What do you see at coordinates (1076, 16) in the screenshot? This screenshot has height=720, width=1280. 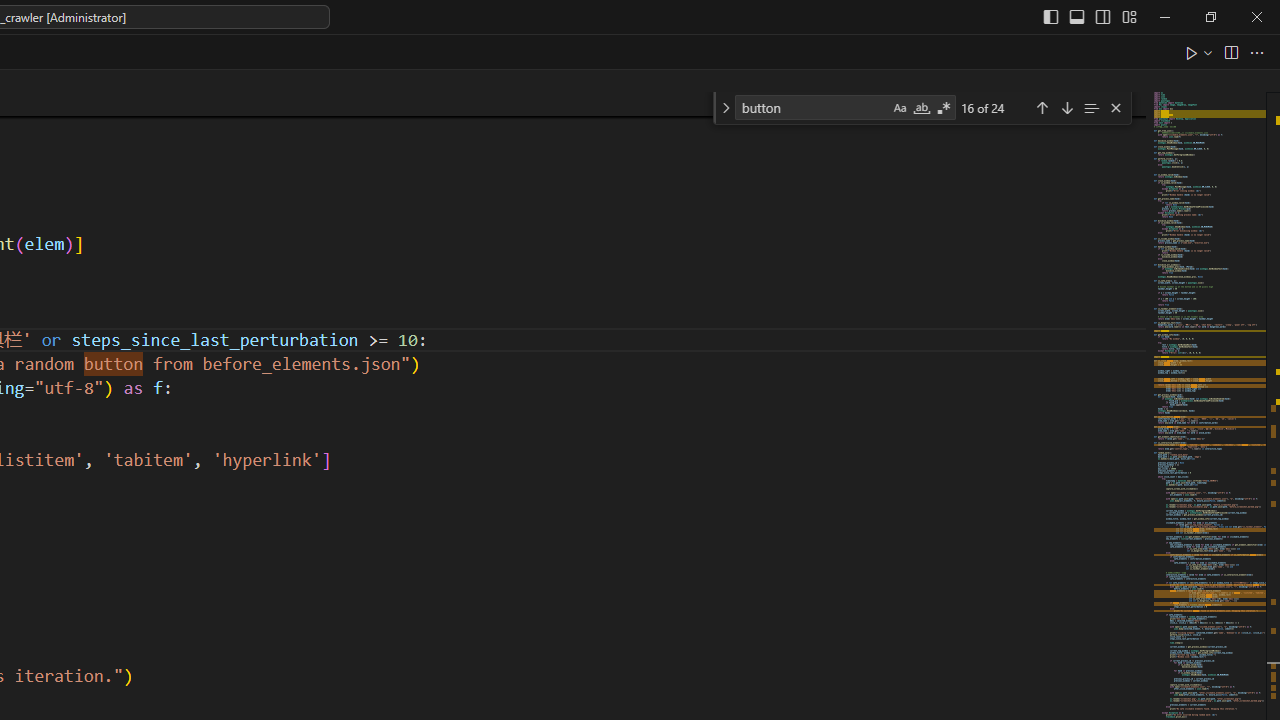 I see `'Toggle Panel (Ctrl+J)'` at bounding box center [1076, 16].